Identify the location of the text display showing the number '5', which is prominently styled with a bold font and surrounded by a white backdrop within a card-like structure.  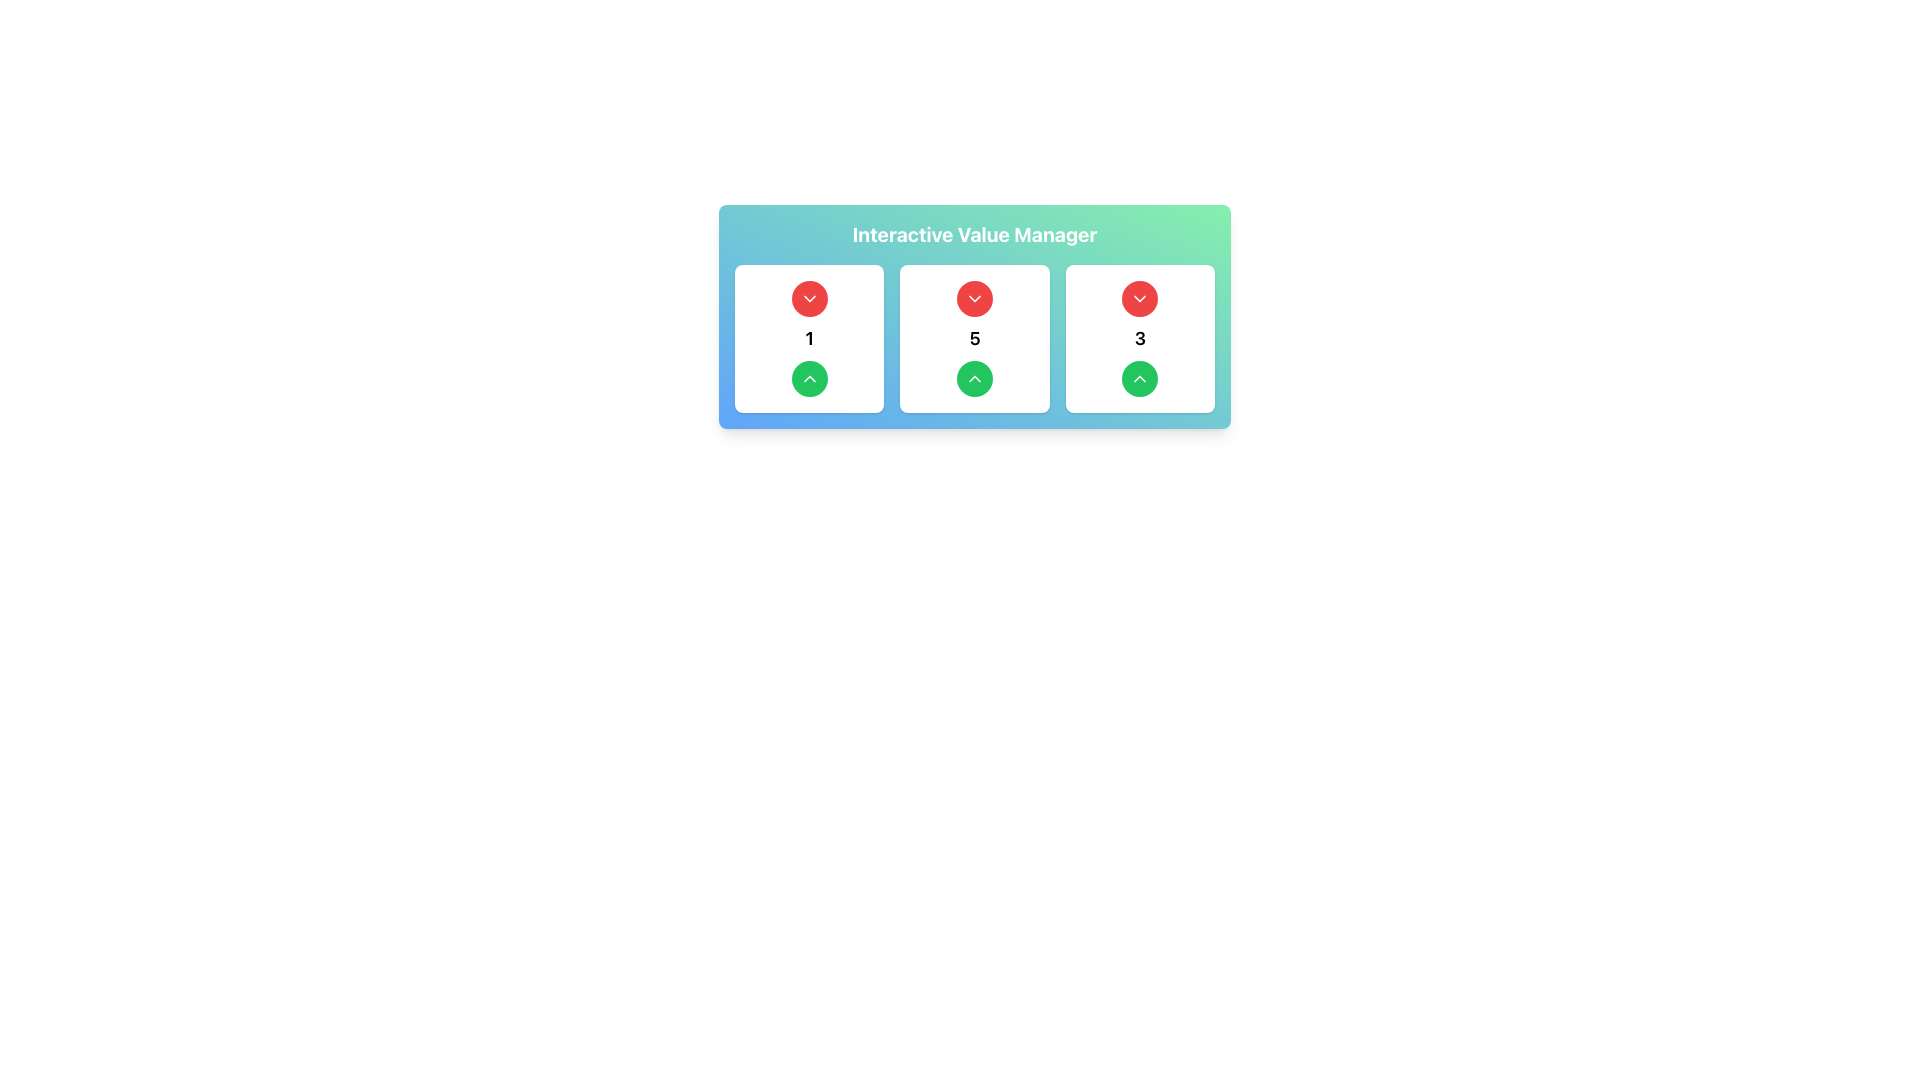
(974, 338).